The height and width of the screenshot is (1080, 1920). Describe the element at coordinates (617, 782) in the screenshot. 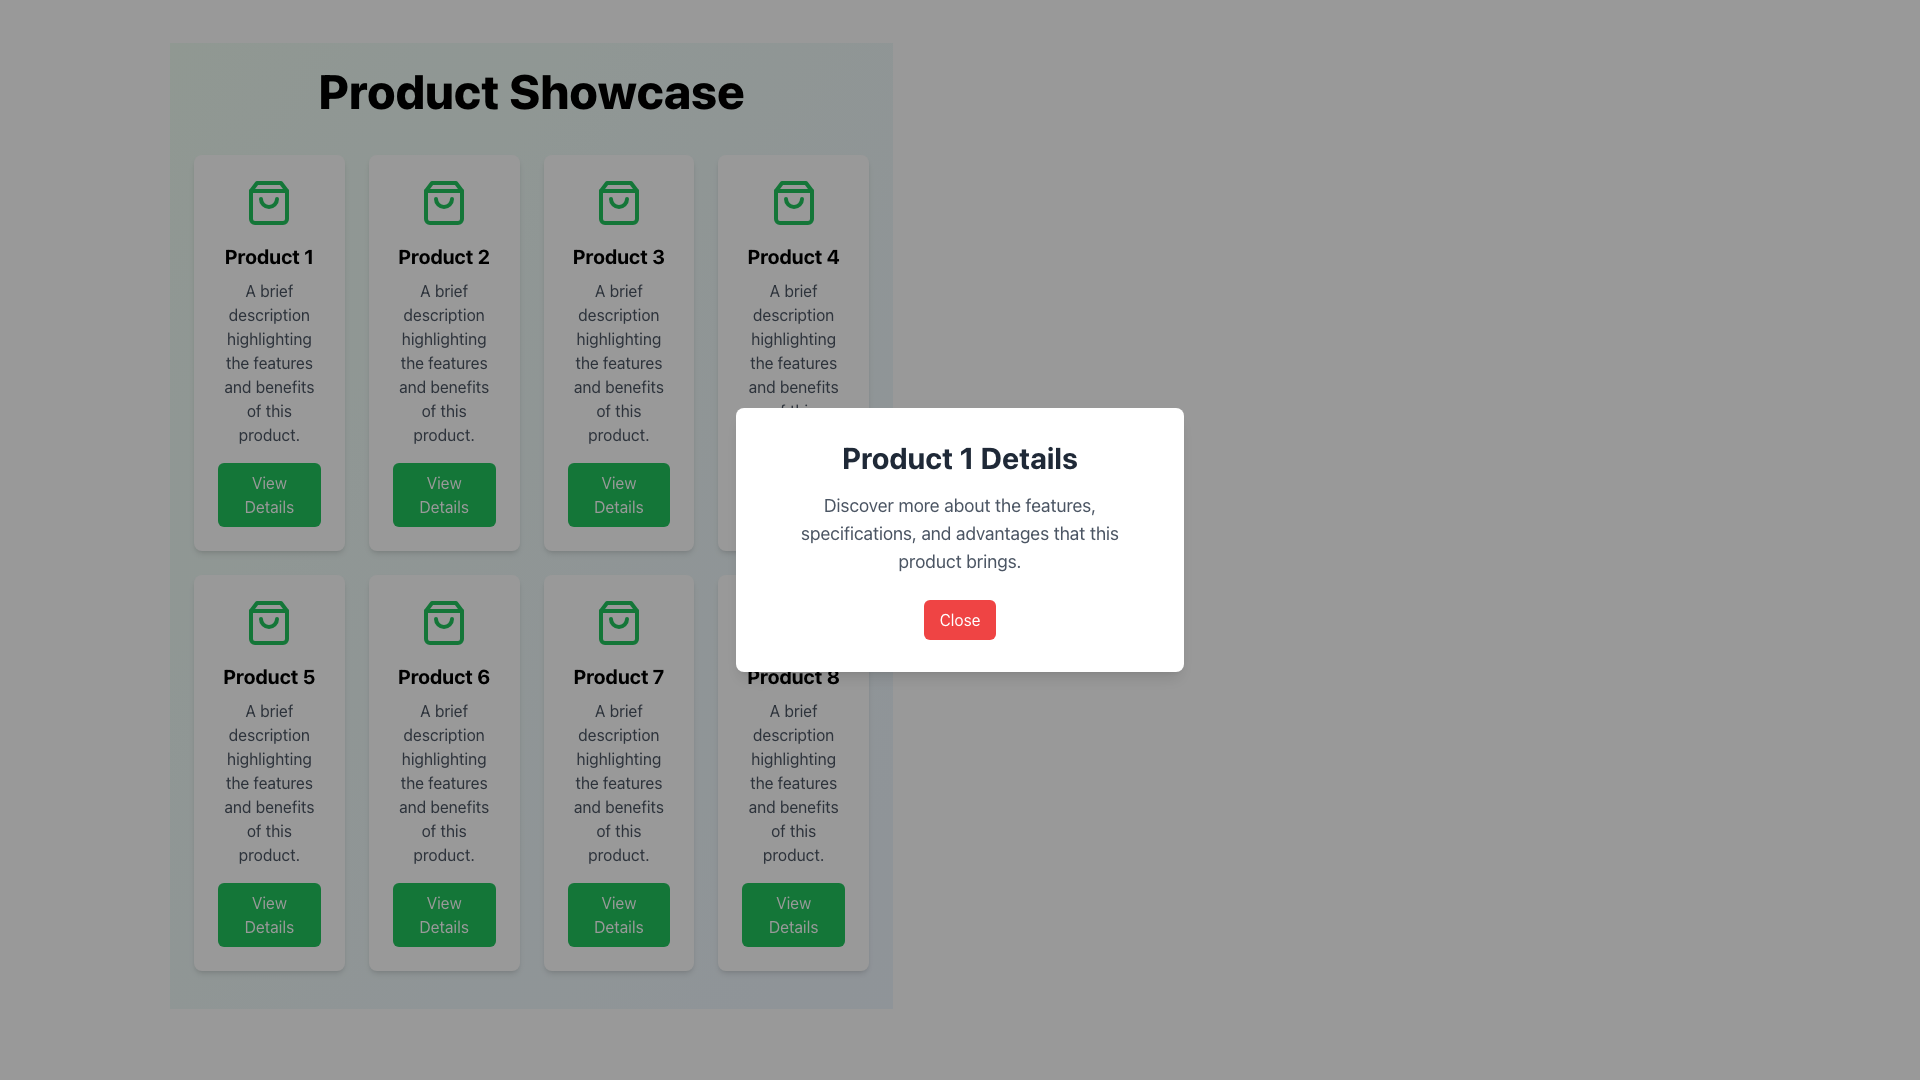

I see `supplementary descriptive information text element located under the title 'Product 7' and above the 'View Details' button` at that location.